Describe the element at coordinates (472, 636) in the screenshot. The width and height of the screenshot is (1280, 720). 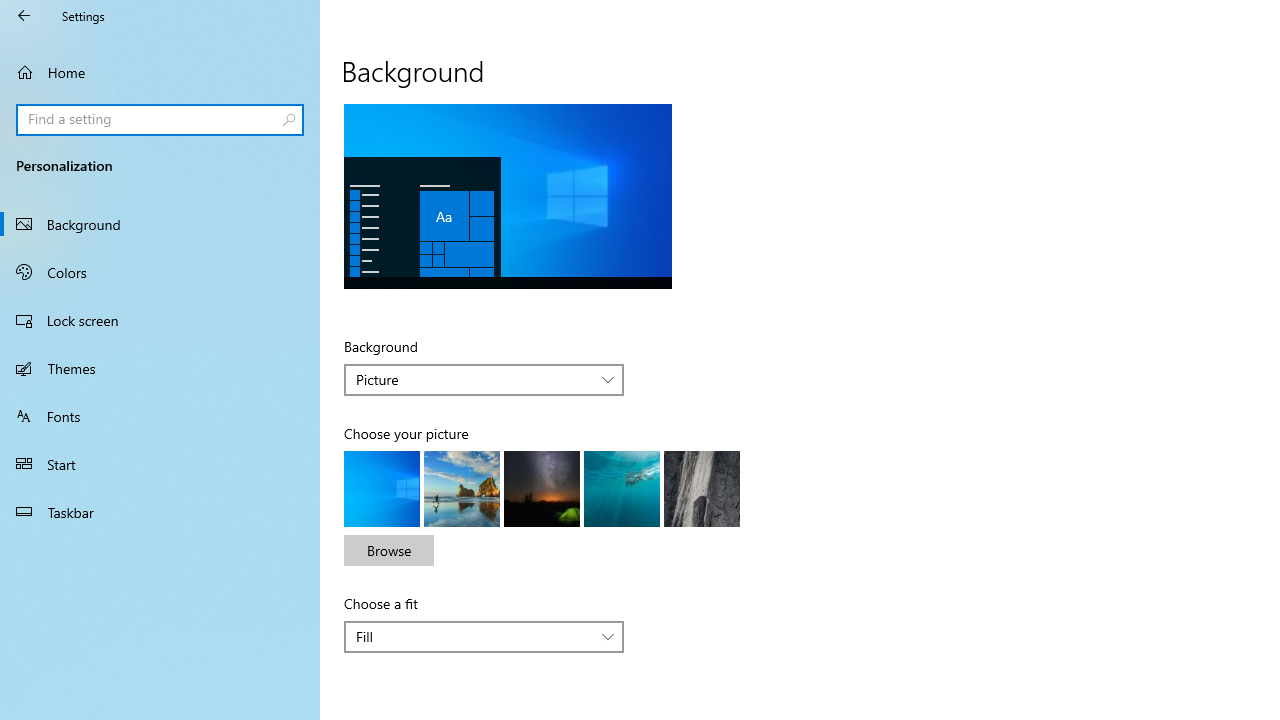
I see `'Fill'` at that location.